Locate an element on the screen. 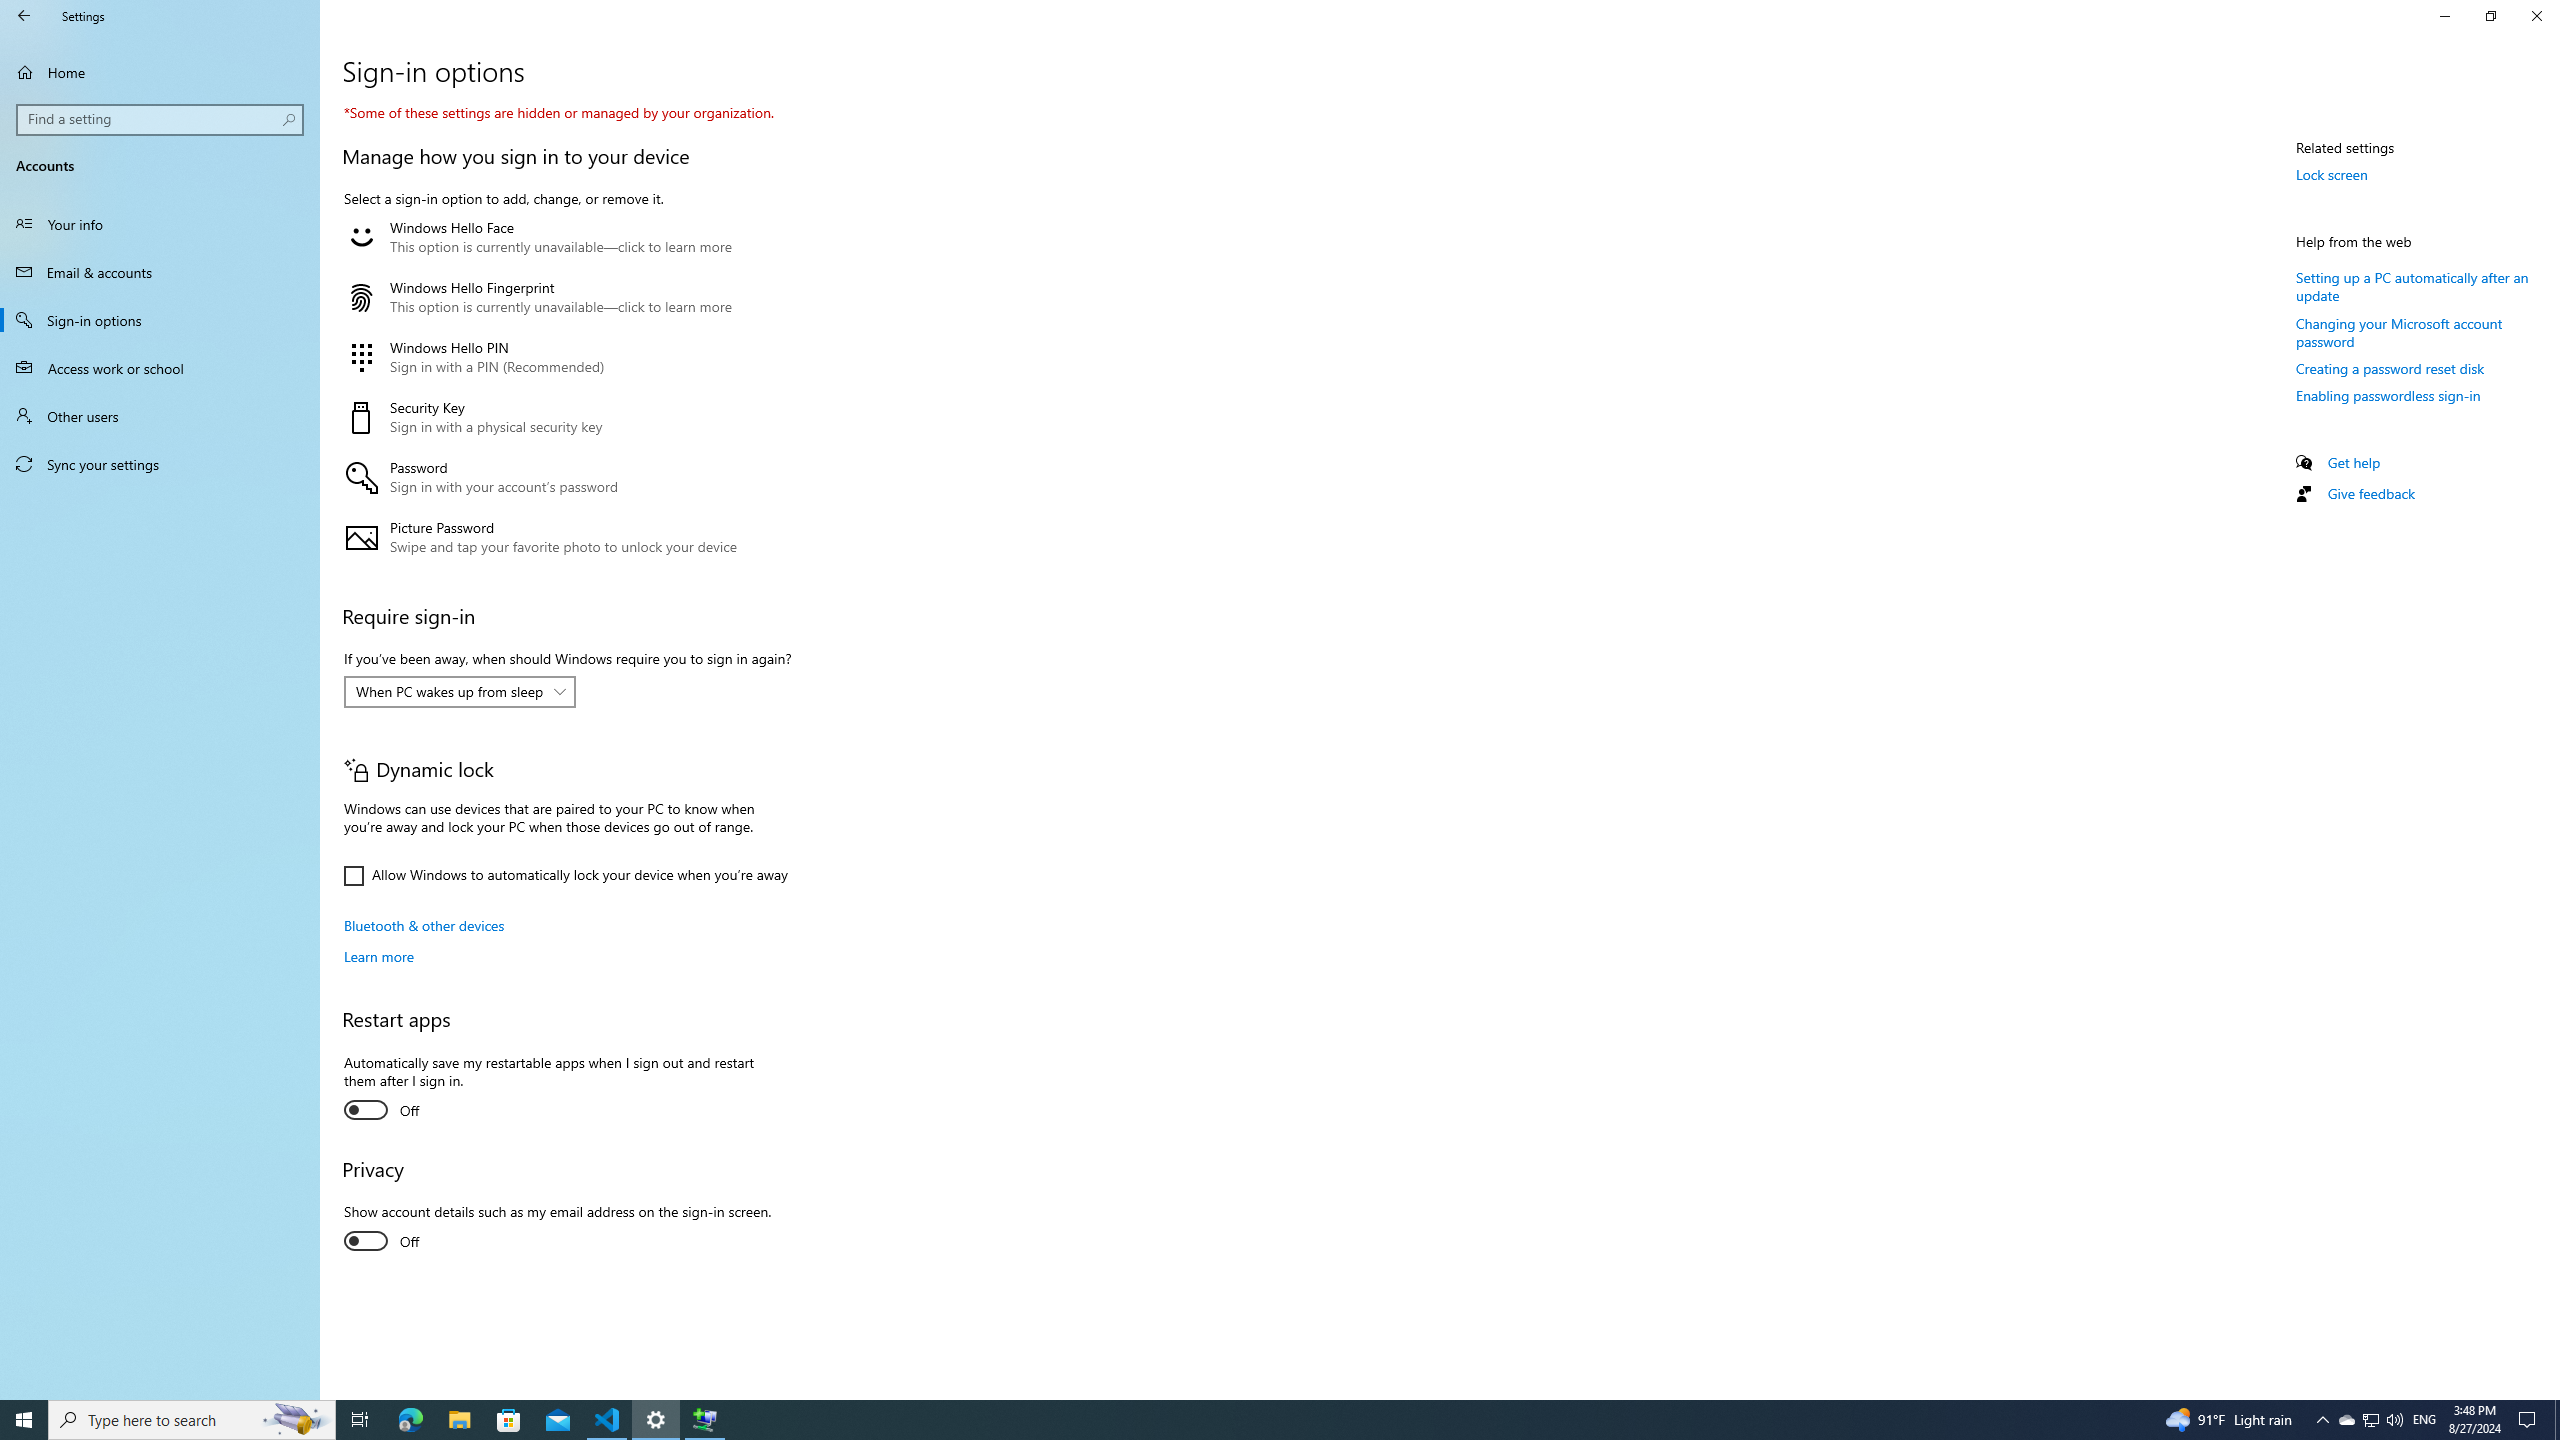 The height and width of the screenshot is (1440, 2560). 'Email & accounts' is located at coordinates (159, 271).